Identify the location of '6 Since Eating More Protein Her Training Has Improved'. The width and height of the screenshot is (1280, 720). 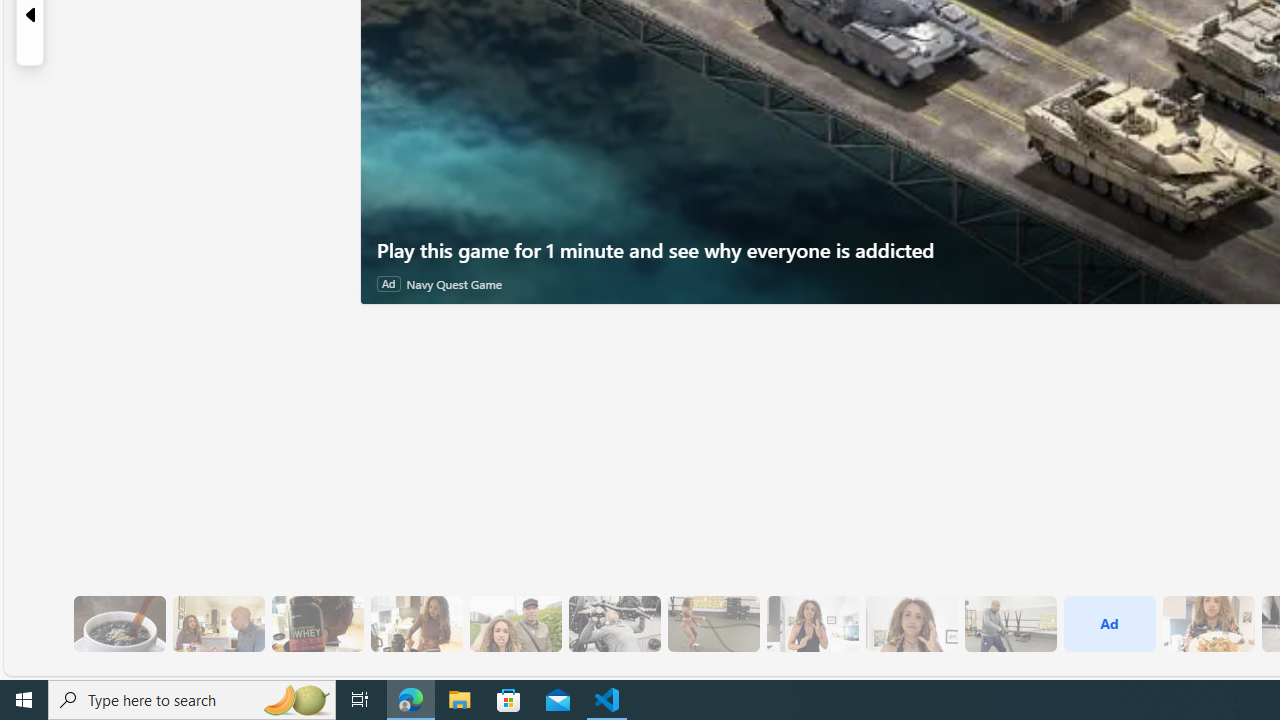
(316, 623).